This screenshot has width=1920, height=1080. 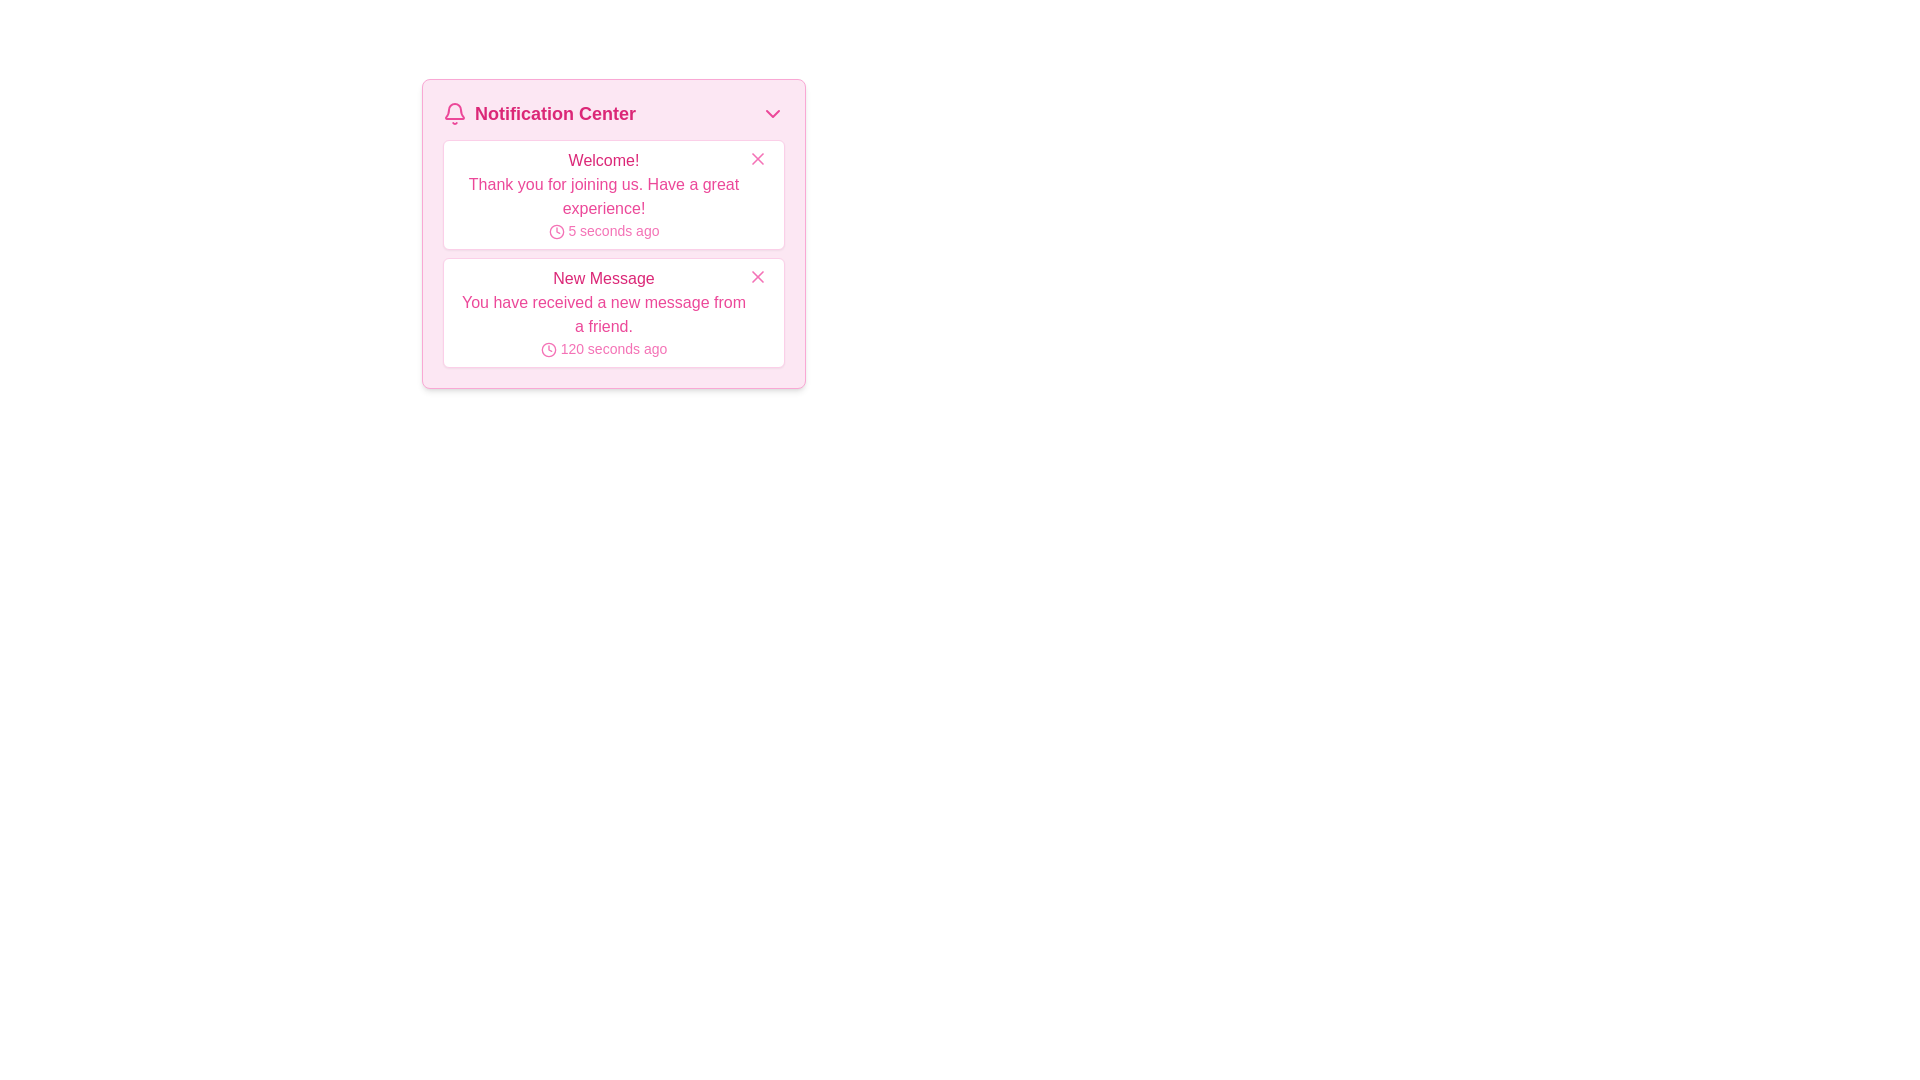 I want to click on the label with an icon that shows the relative time elapsed since the message was posted, located below the 'Thank you for joining us. Have a great experience!' message in the 'Welcome!' notification box, so click(x=603, y=230).